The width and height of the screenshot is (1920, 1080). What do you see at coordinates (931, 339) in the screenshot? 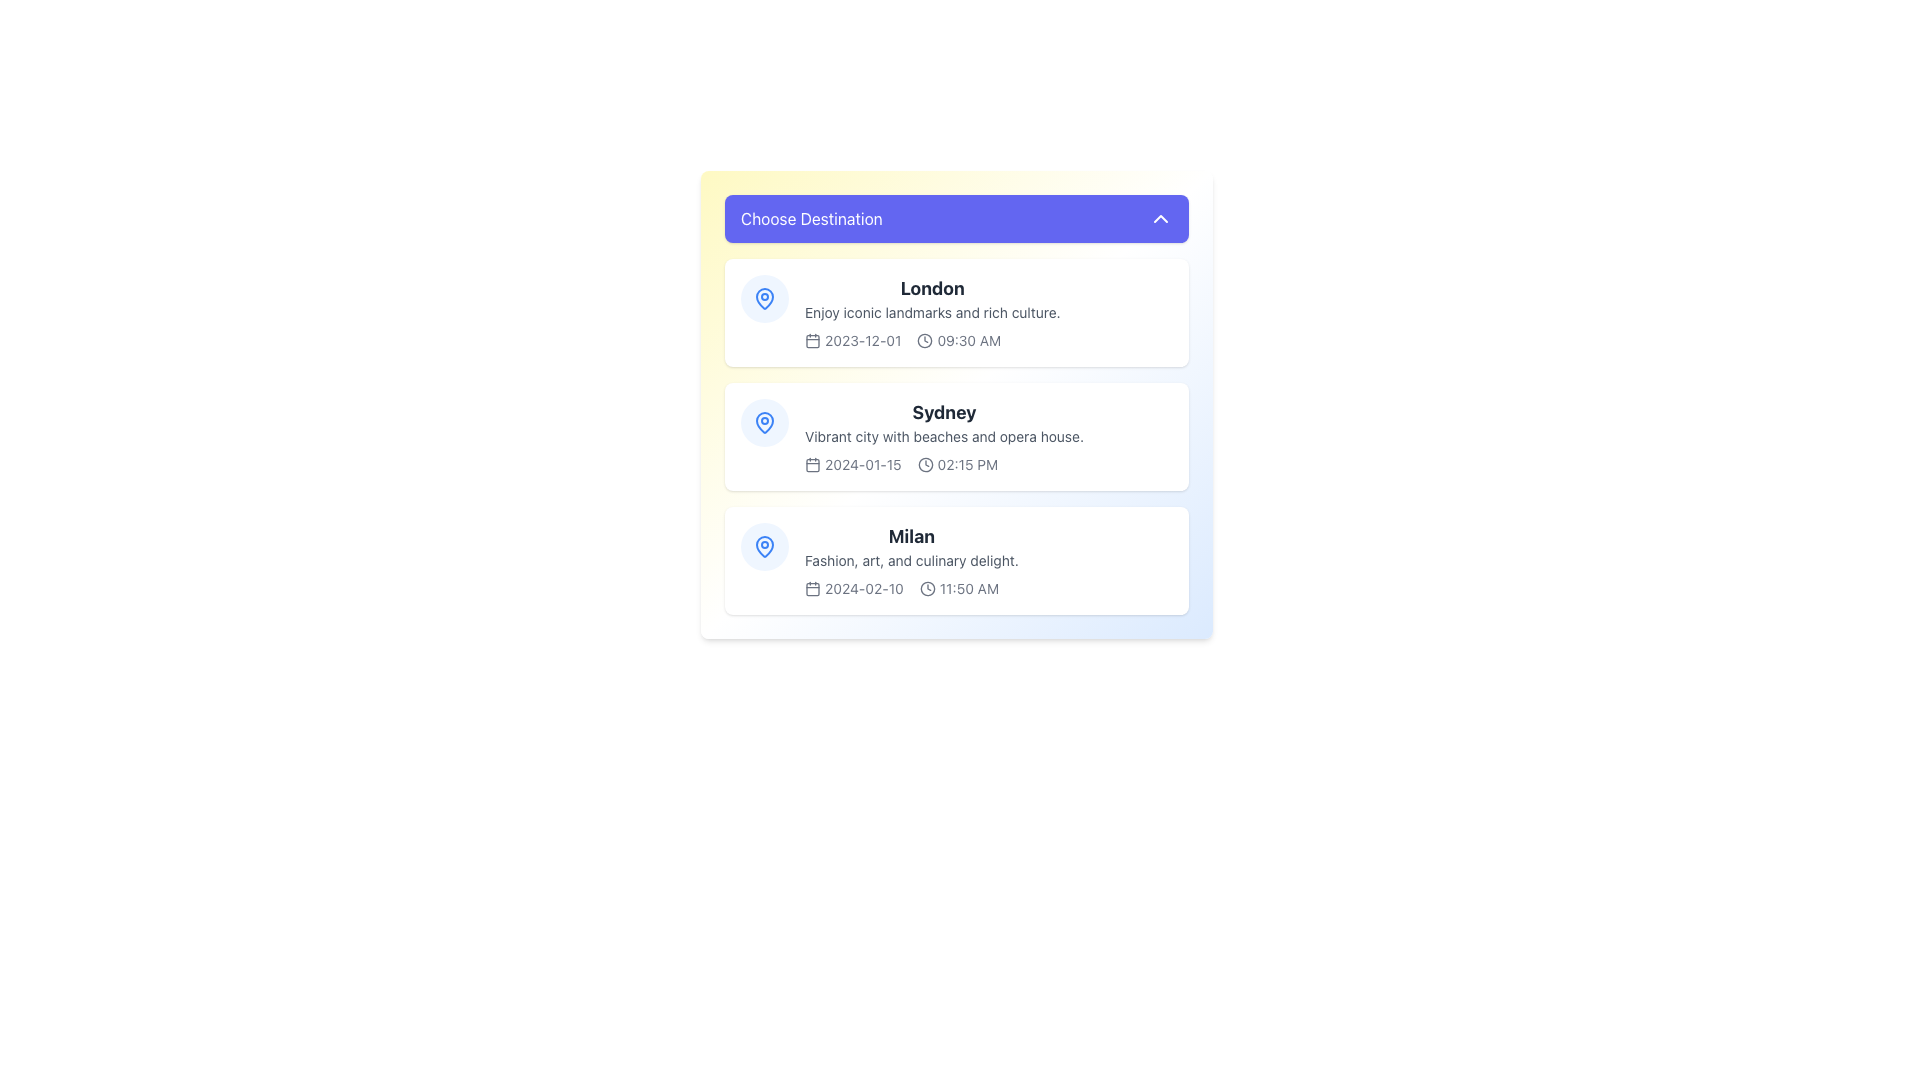
I see `the display text element showing the date and time ('2023-12-01 09:30 AM') with calendar and clock icons, located in the first tile of destination options` at bounding box center [931, 339].